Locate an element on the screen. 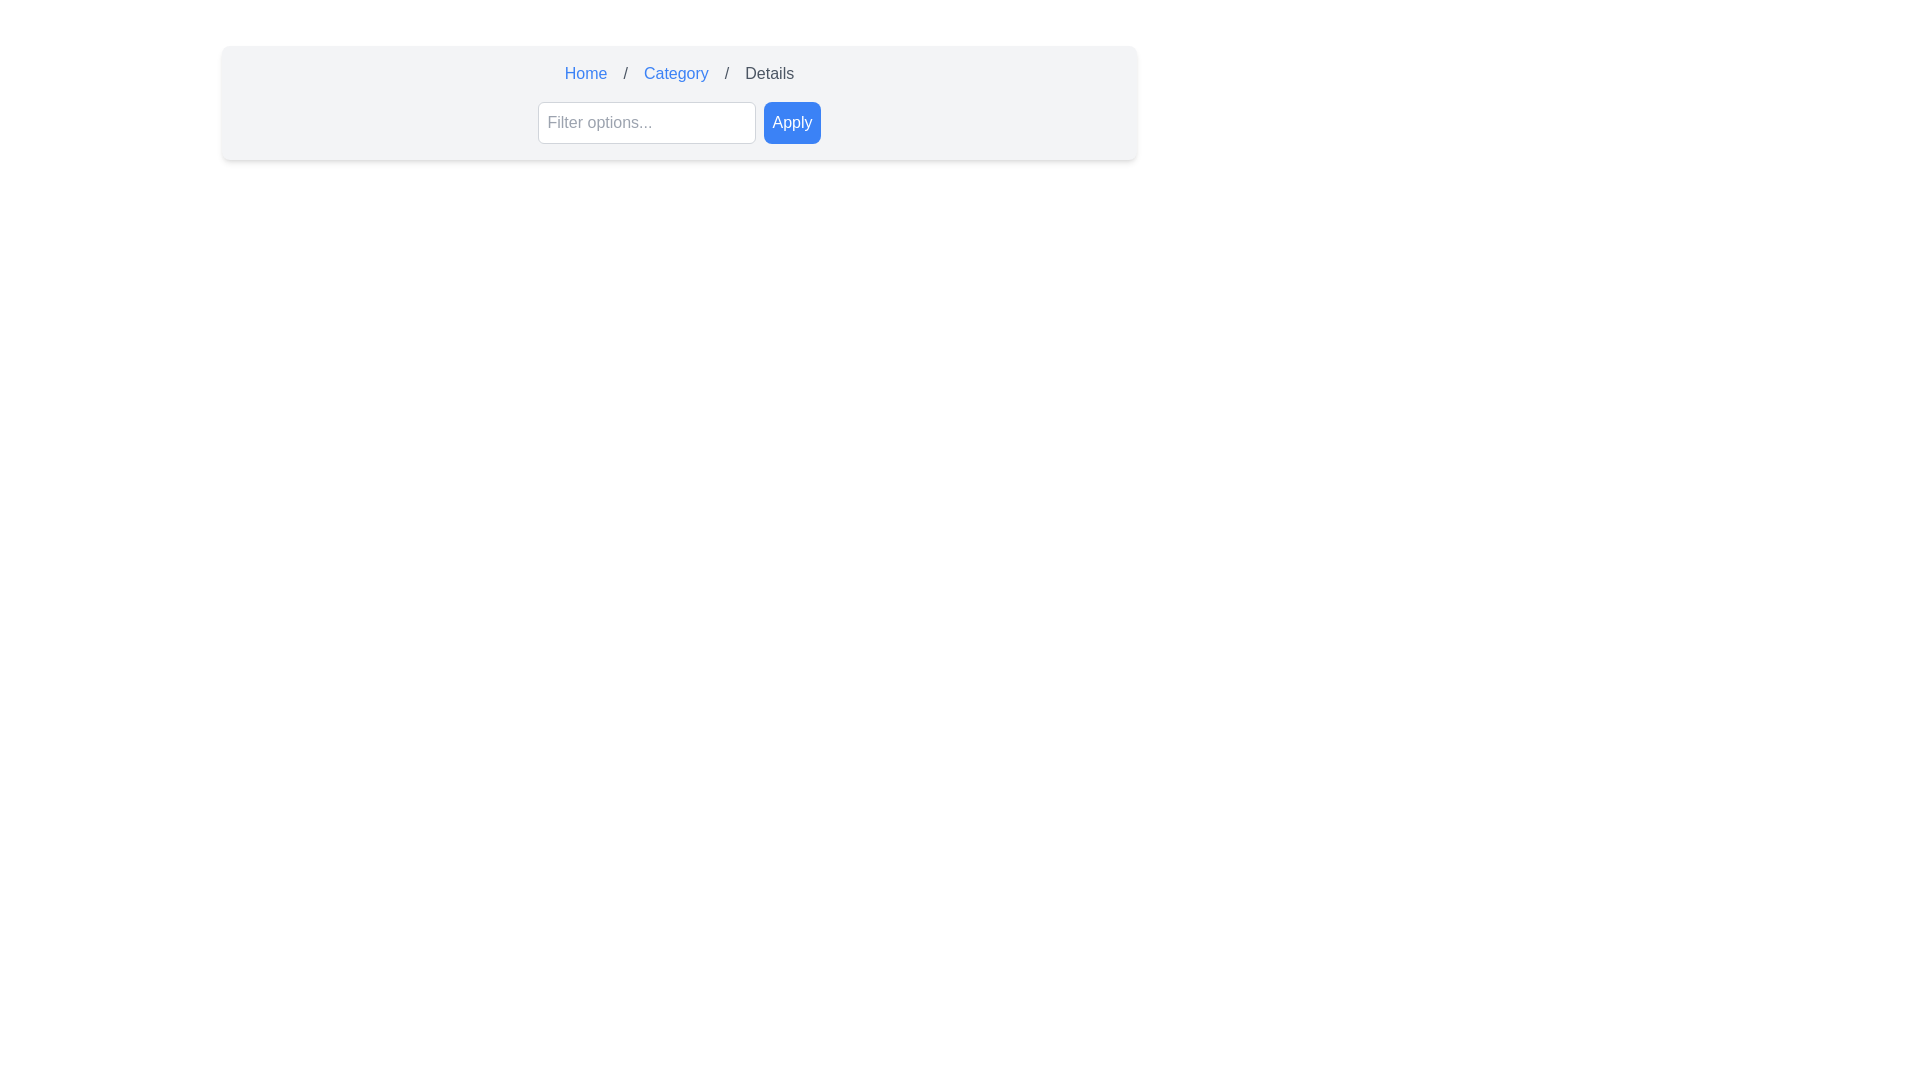 This screenshot has height=1080, width=1920. the first forward slash '/' character in the breadcrumb navigation that separates the 'Home' and 'Category' links is located at coordinates (624, 72).